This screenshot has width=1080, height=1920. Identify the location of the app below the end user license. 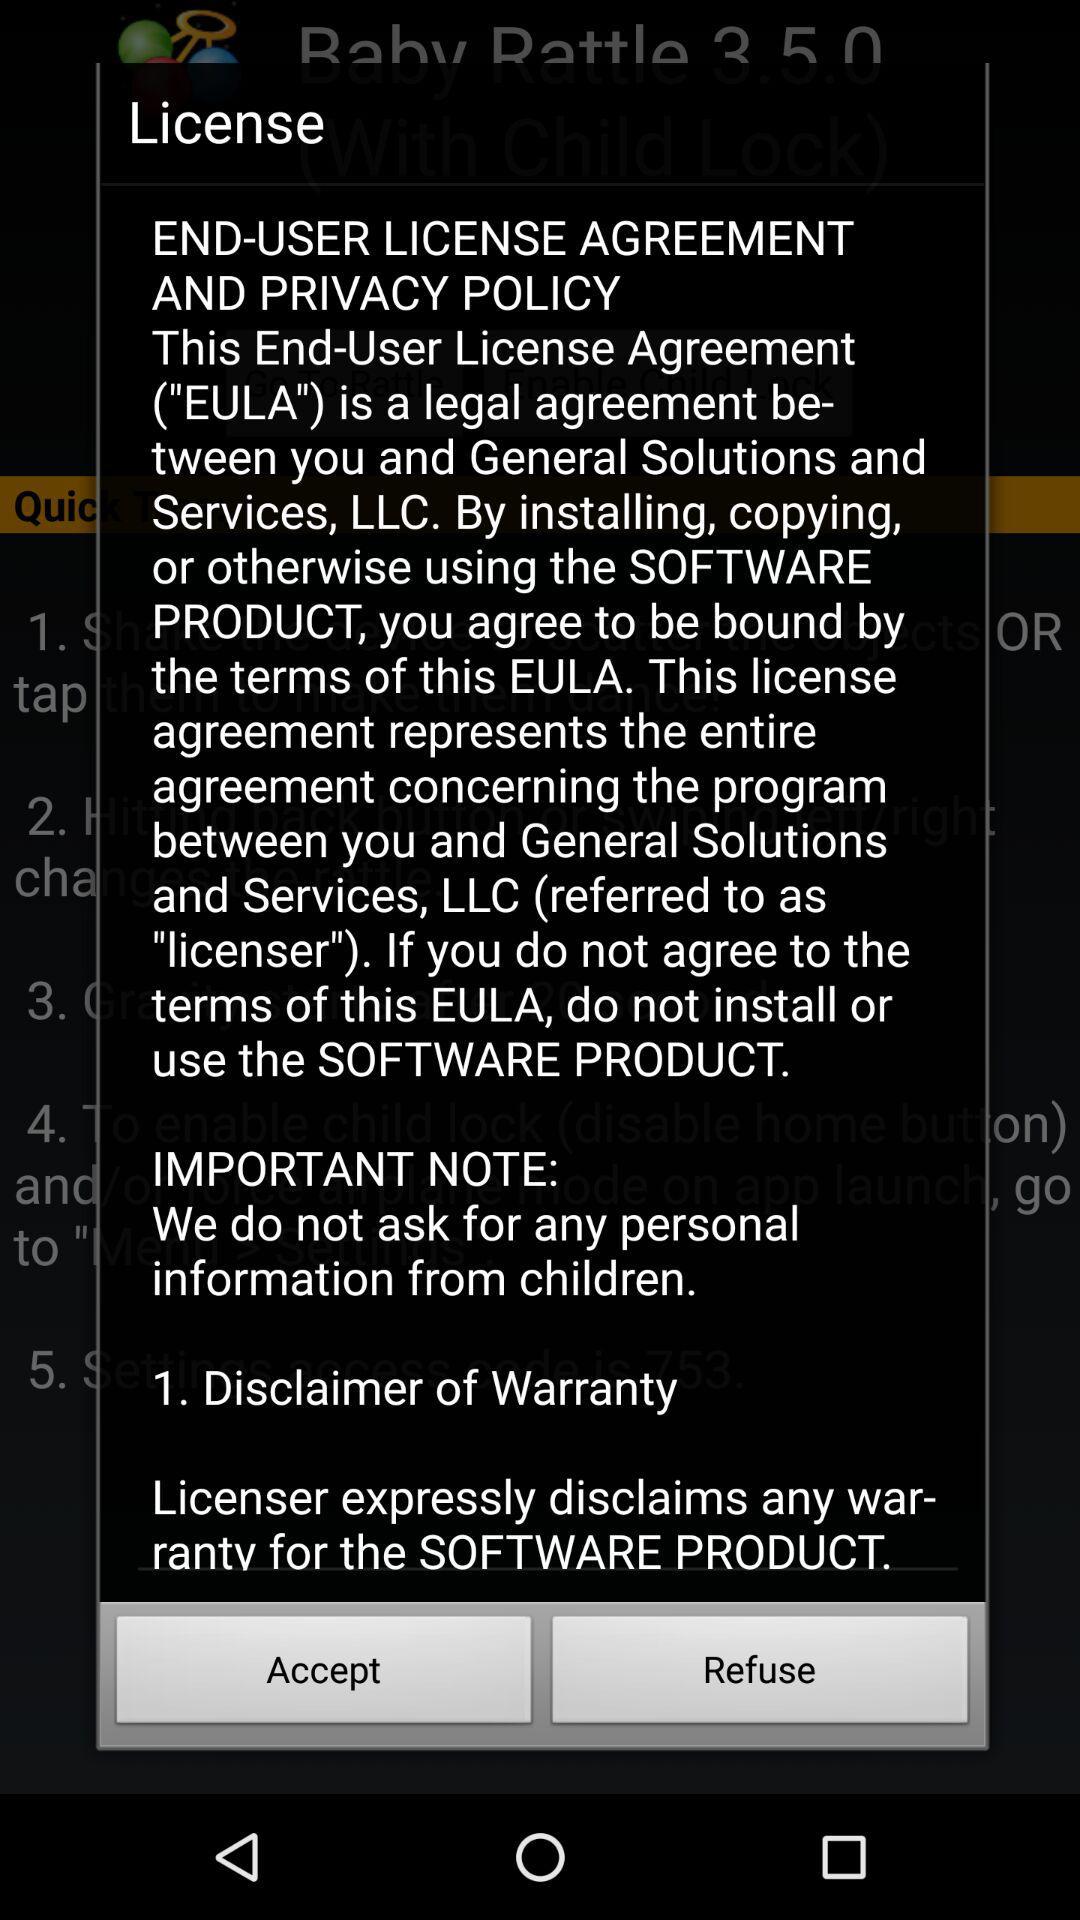
(323, 1675).